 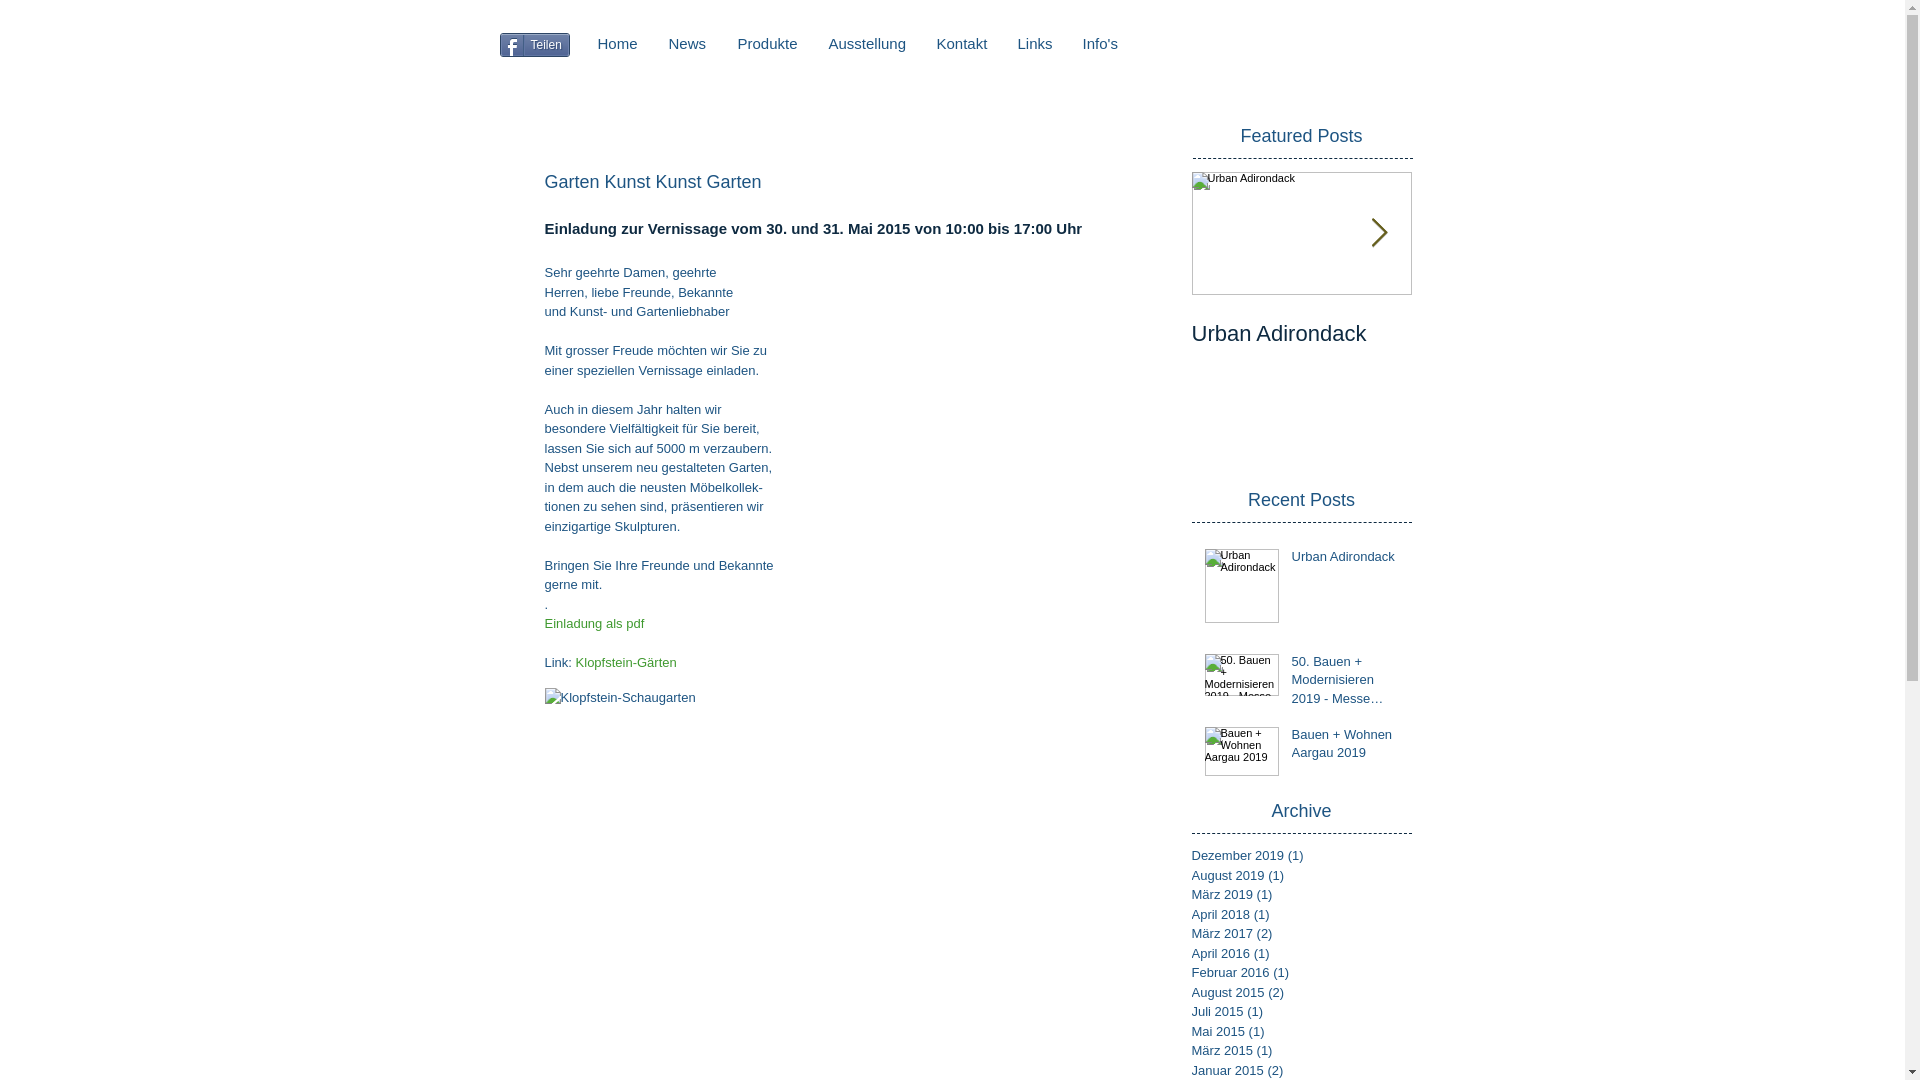 I want to click on 'April 2018 (1)', so click(x=1296, y=914).